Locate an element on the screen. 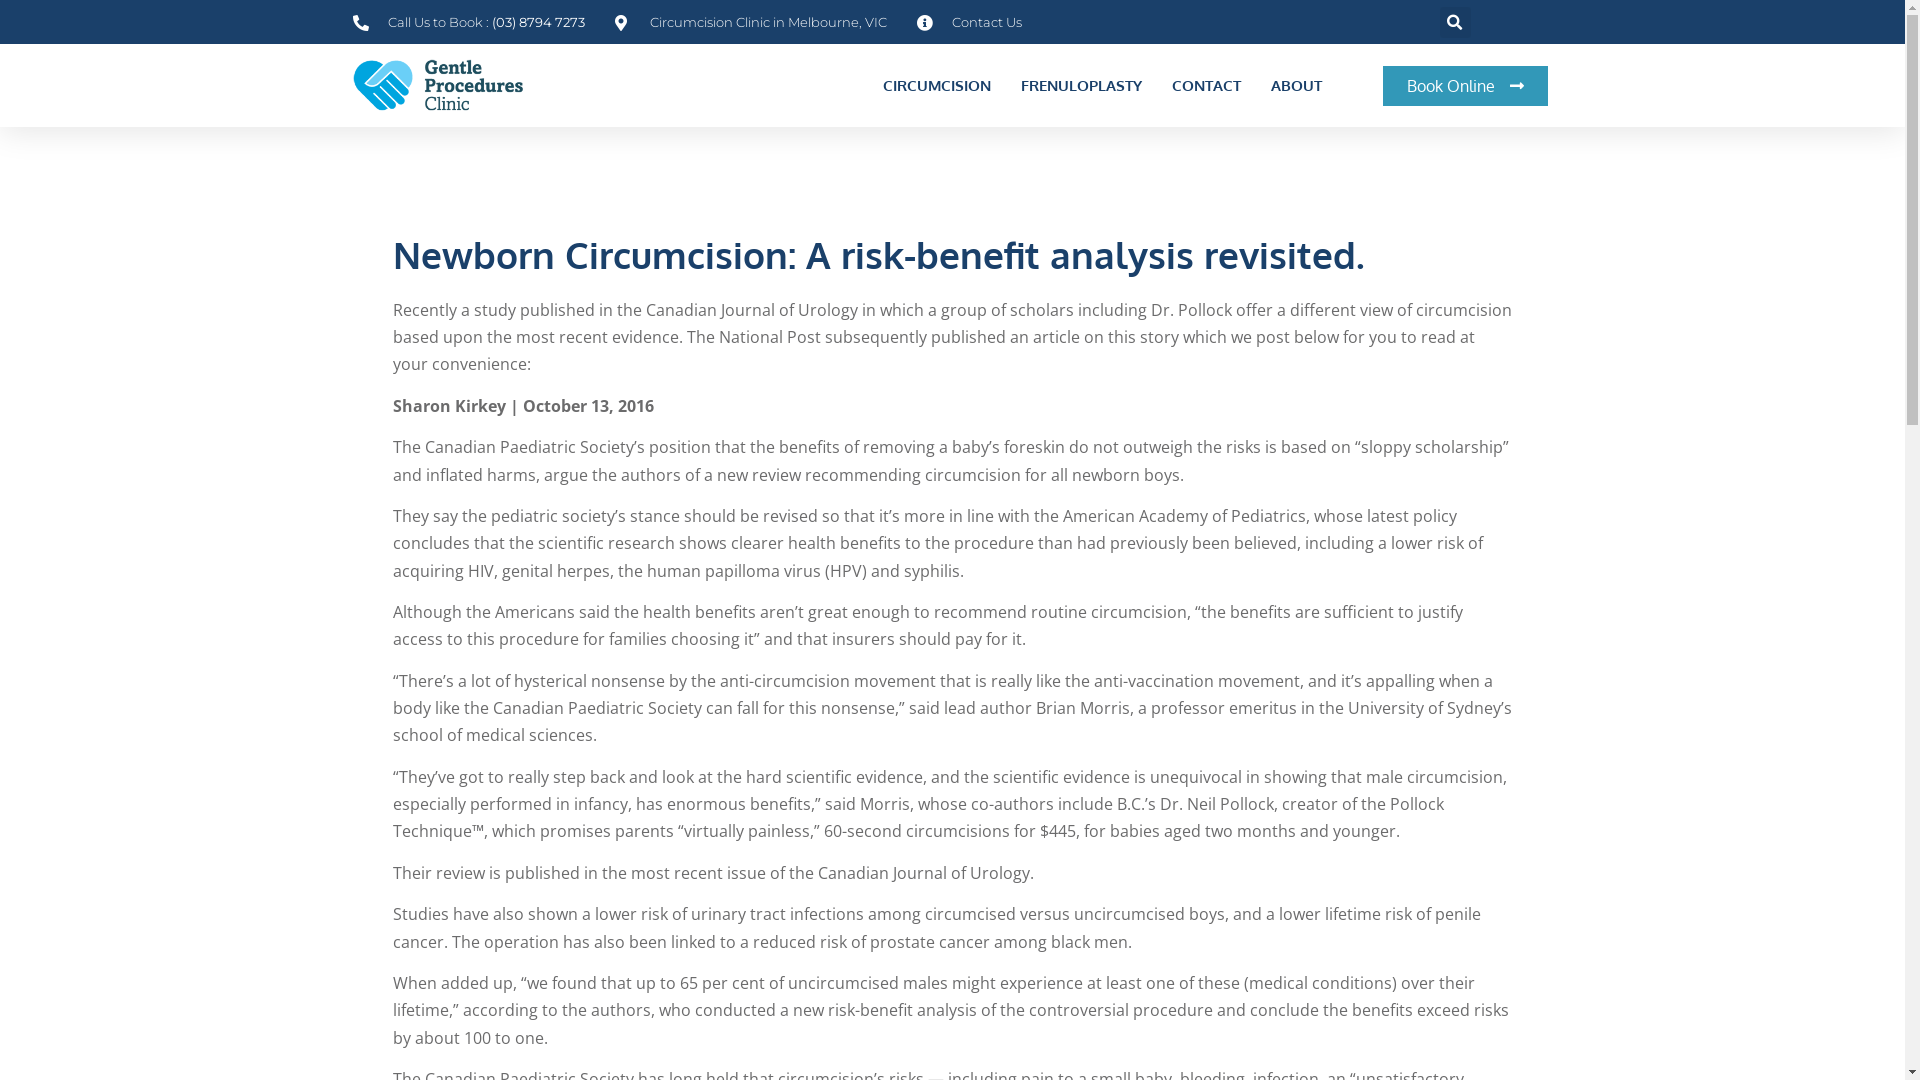  'Book Online' is located at coordinates (1465, 84).